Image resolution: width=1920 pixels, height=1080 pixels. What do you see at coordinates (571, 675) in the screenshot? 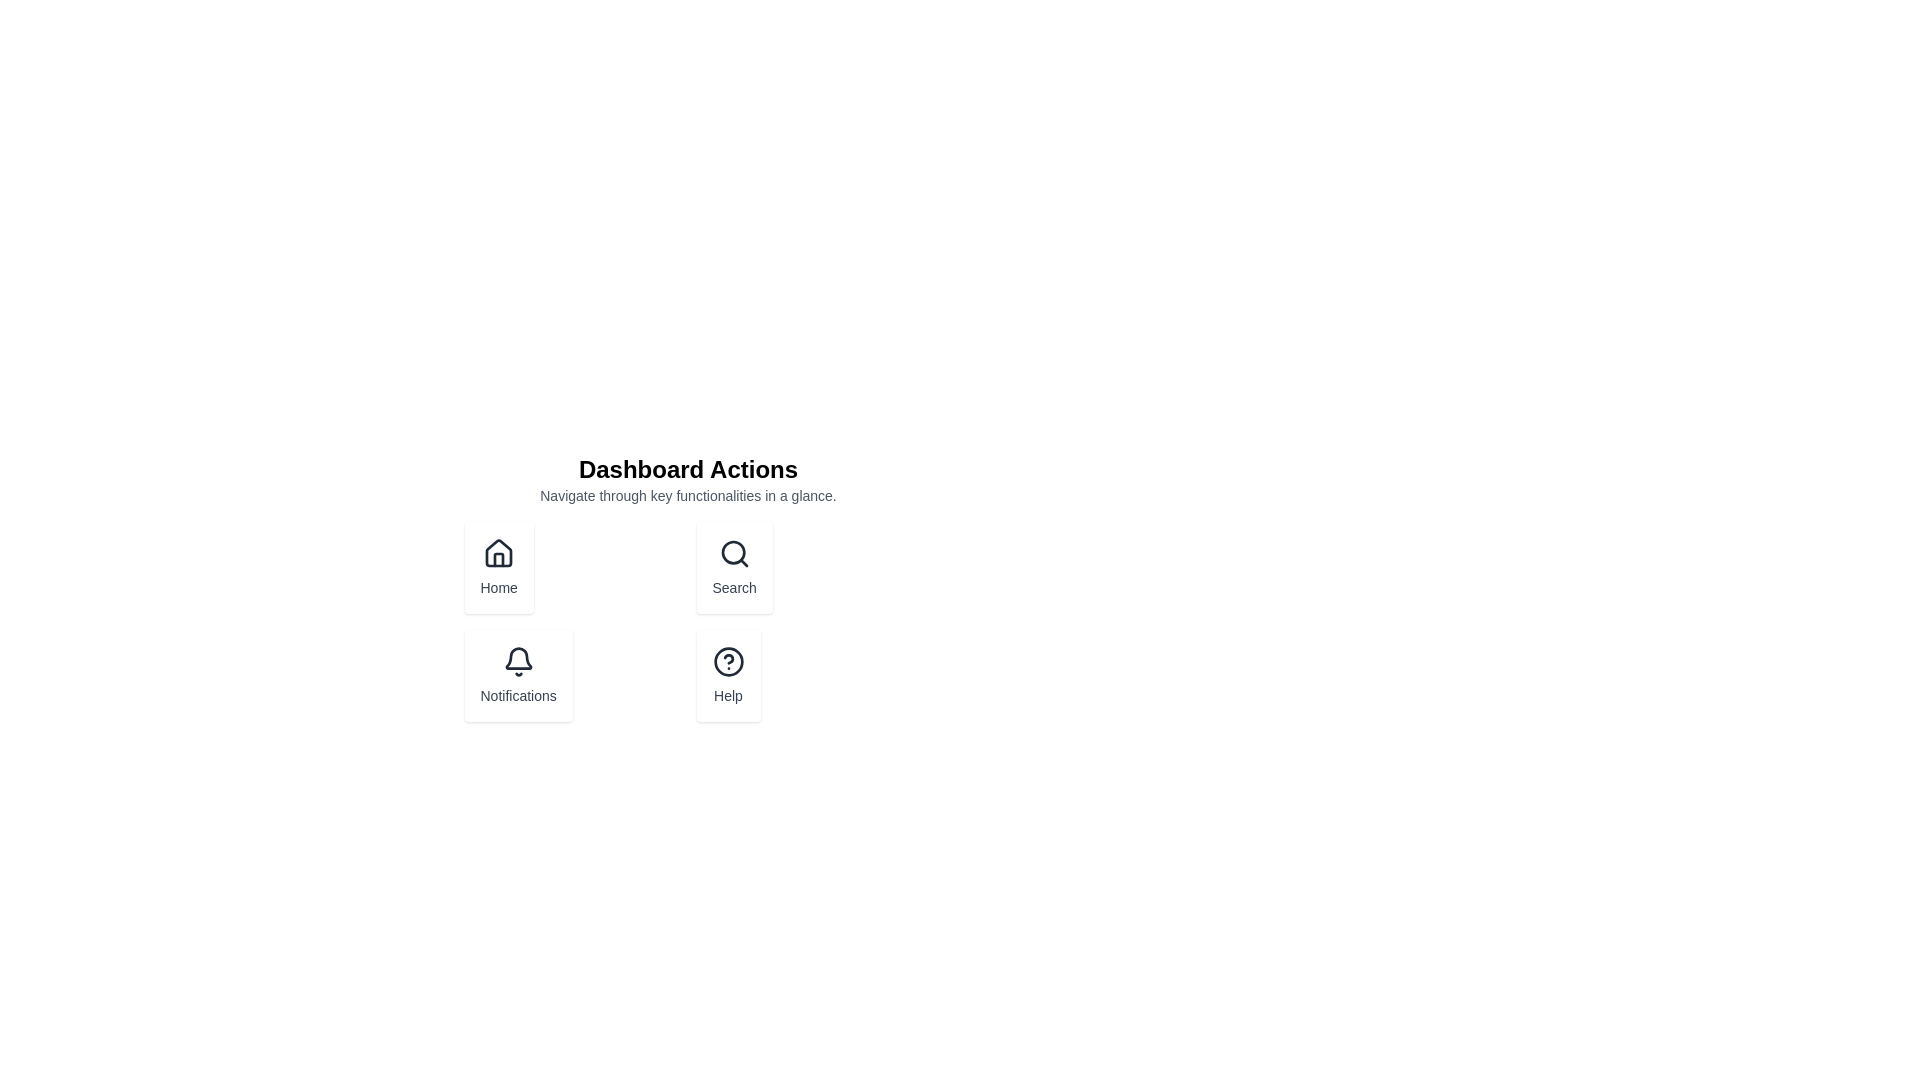
I see `the notifications button located in the bottom left quadrant, below the Home button and to the left of the Help button` at bounding box center [571, 675].